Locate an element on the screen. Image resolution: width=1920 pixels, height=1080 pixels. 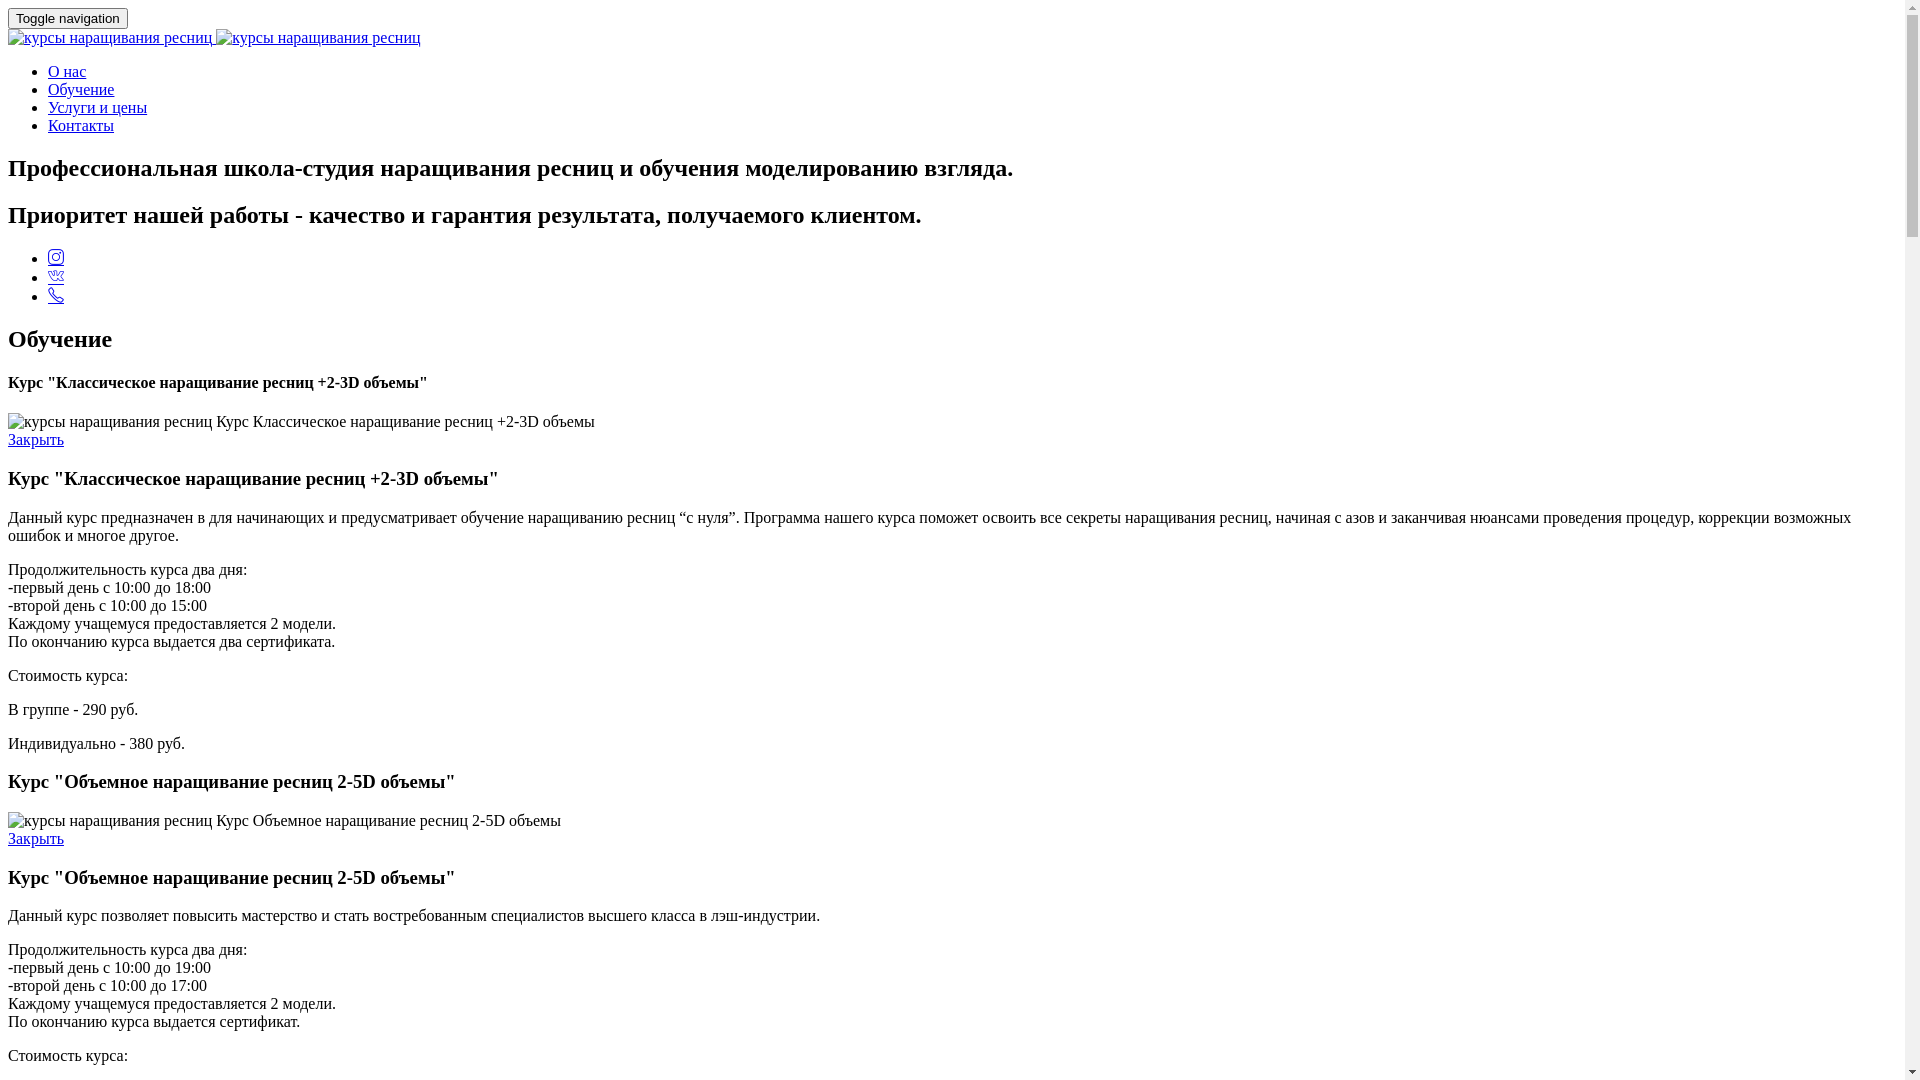
'Toggle navigation' is located at coordinates (8, 18).